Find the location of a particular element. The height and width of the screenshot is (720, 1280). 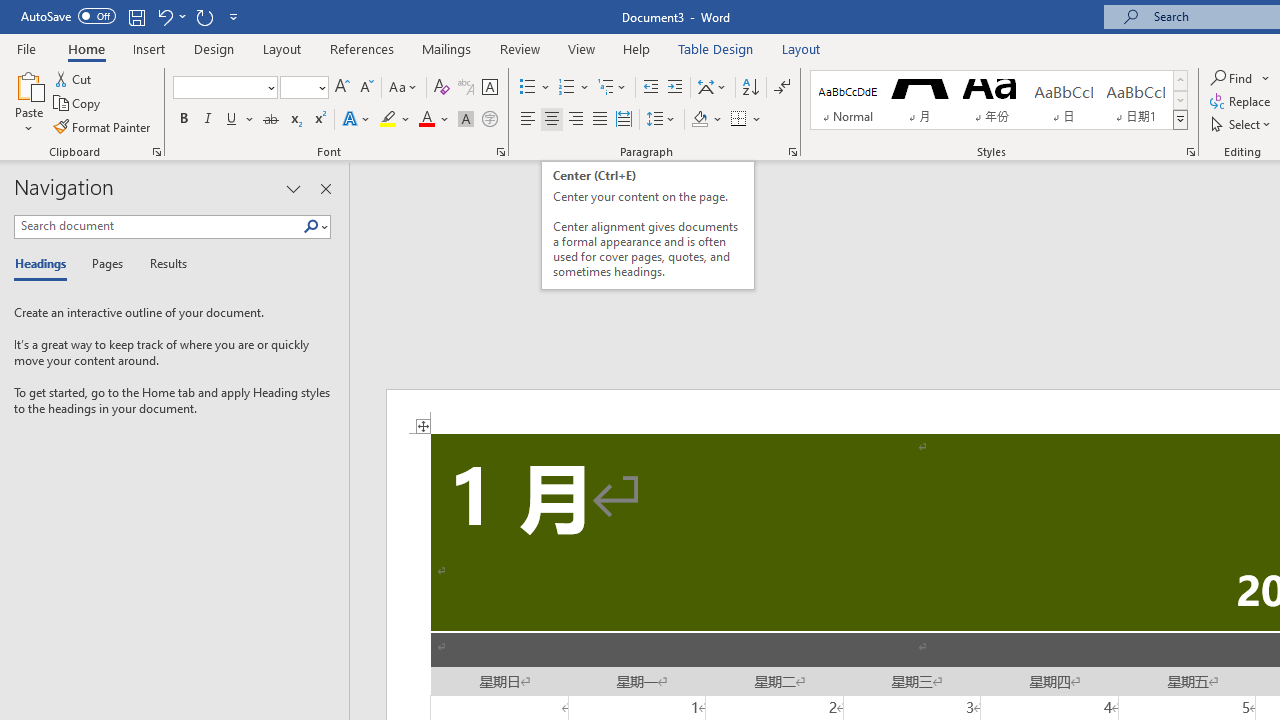

'Change Case' is located at coordinates (403, 86).